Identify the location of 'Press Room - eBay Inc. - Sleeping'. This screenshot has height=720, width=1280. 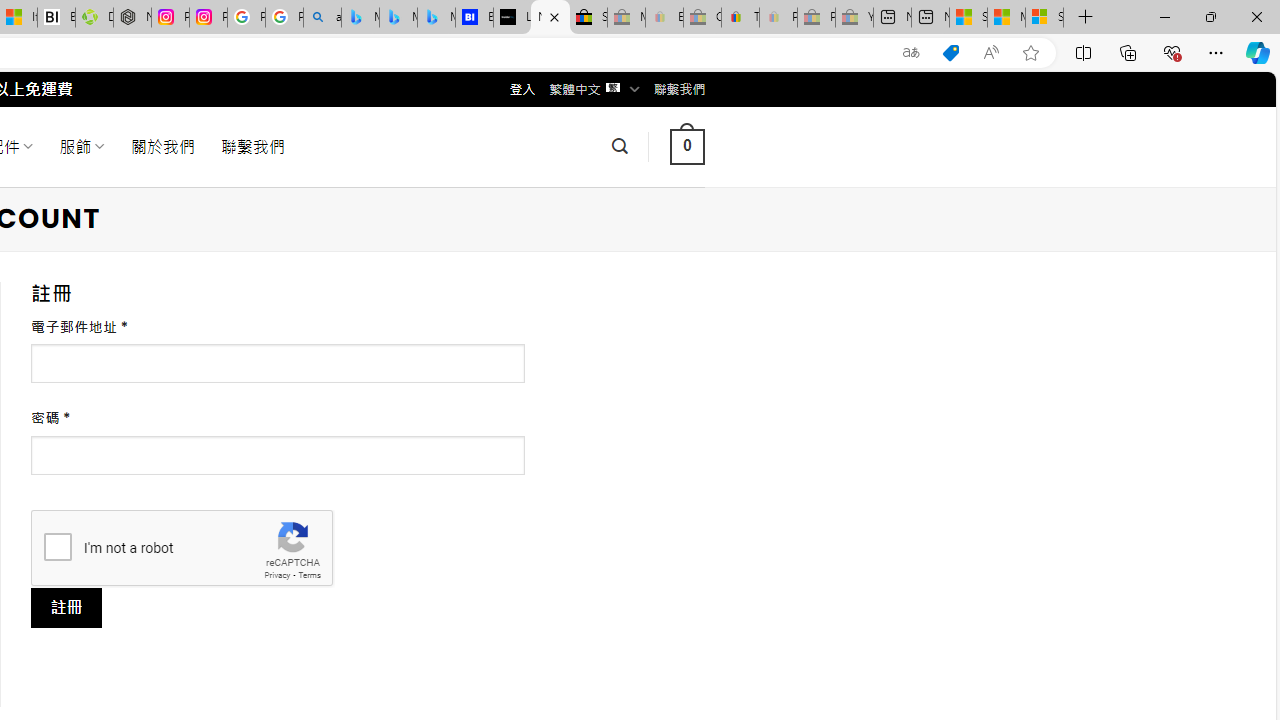
(816, 17).